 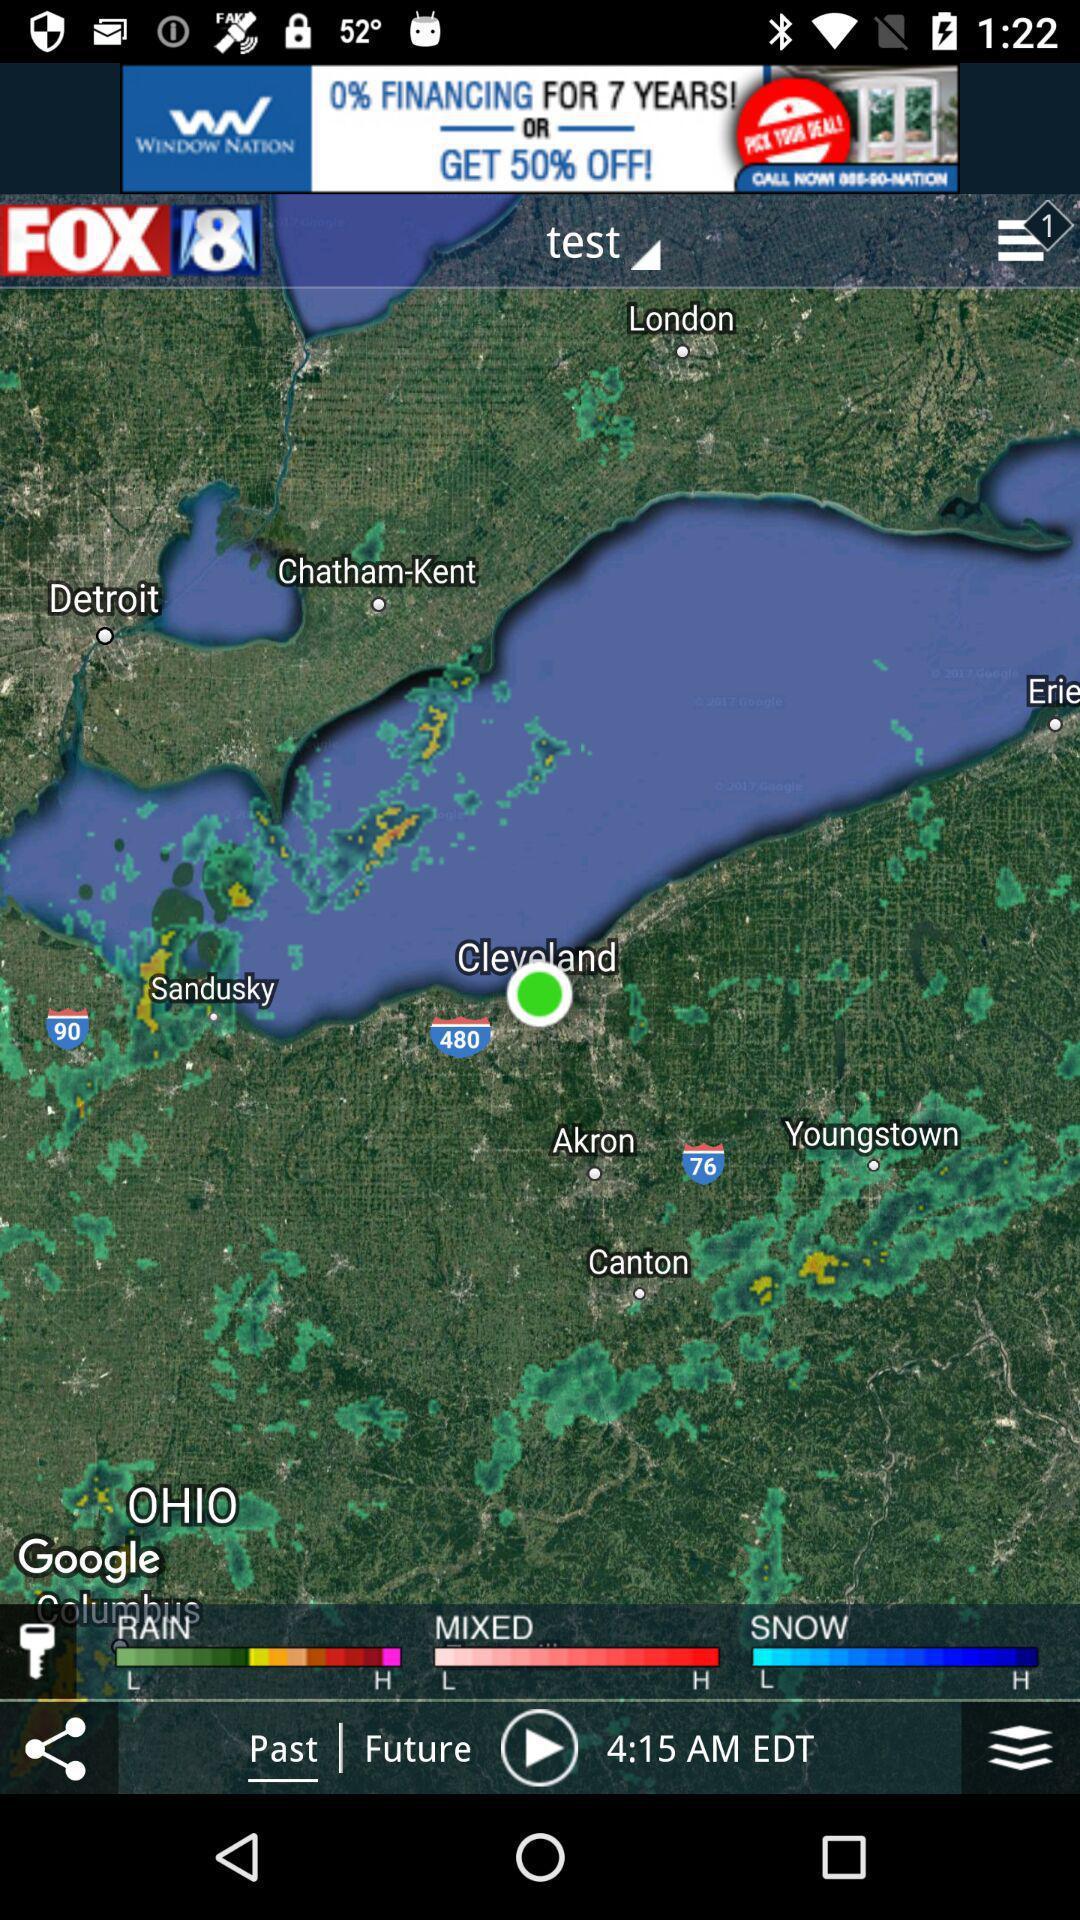 What do you see at coordinates (417, 1746) in the screenshot?
I see `the option next to past at the bottom` at bounding box center [417, 1746].